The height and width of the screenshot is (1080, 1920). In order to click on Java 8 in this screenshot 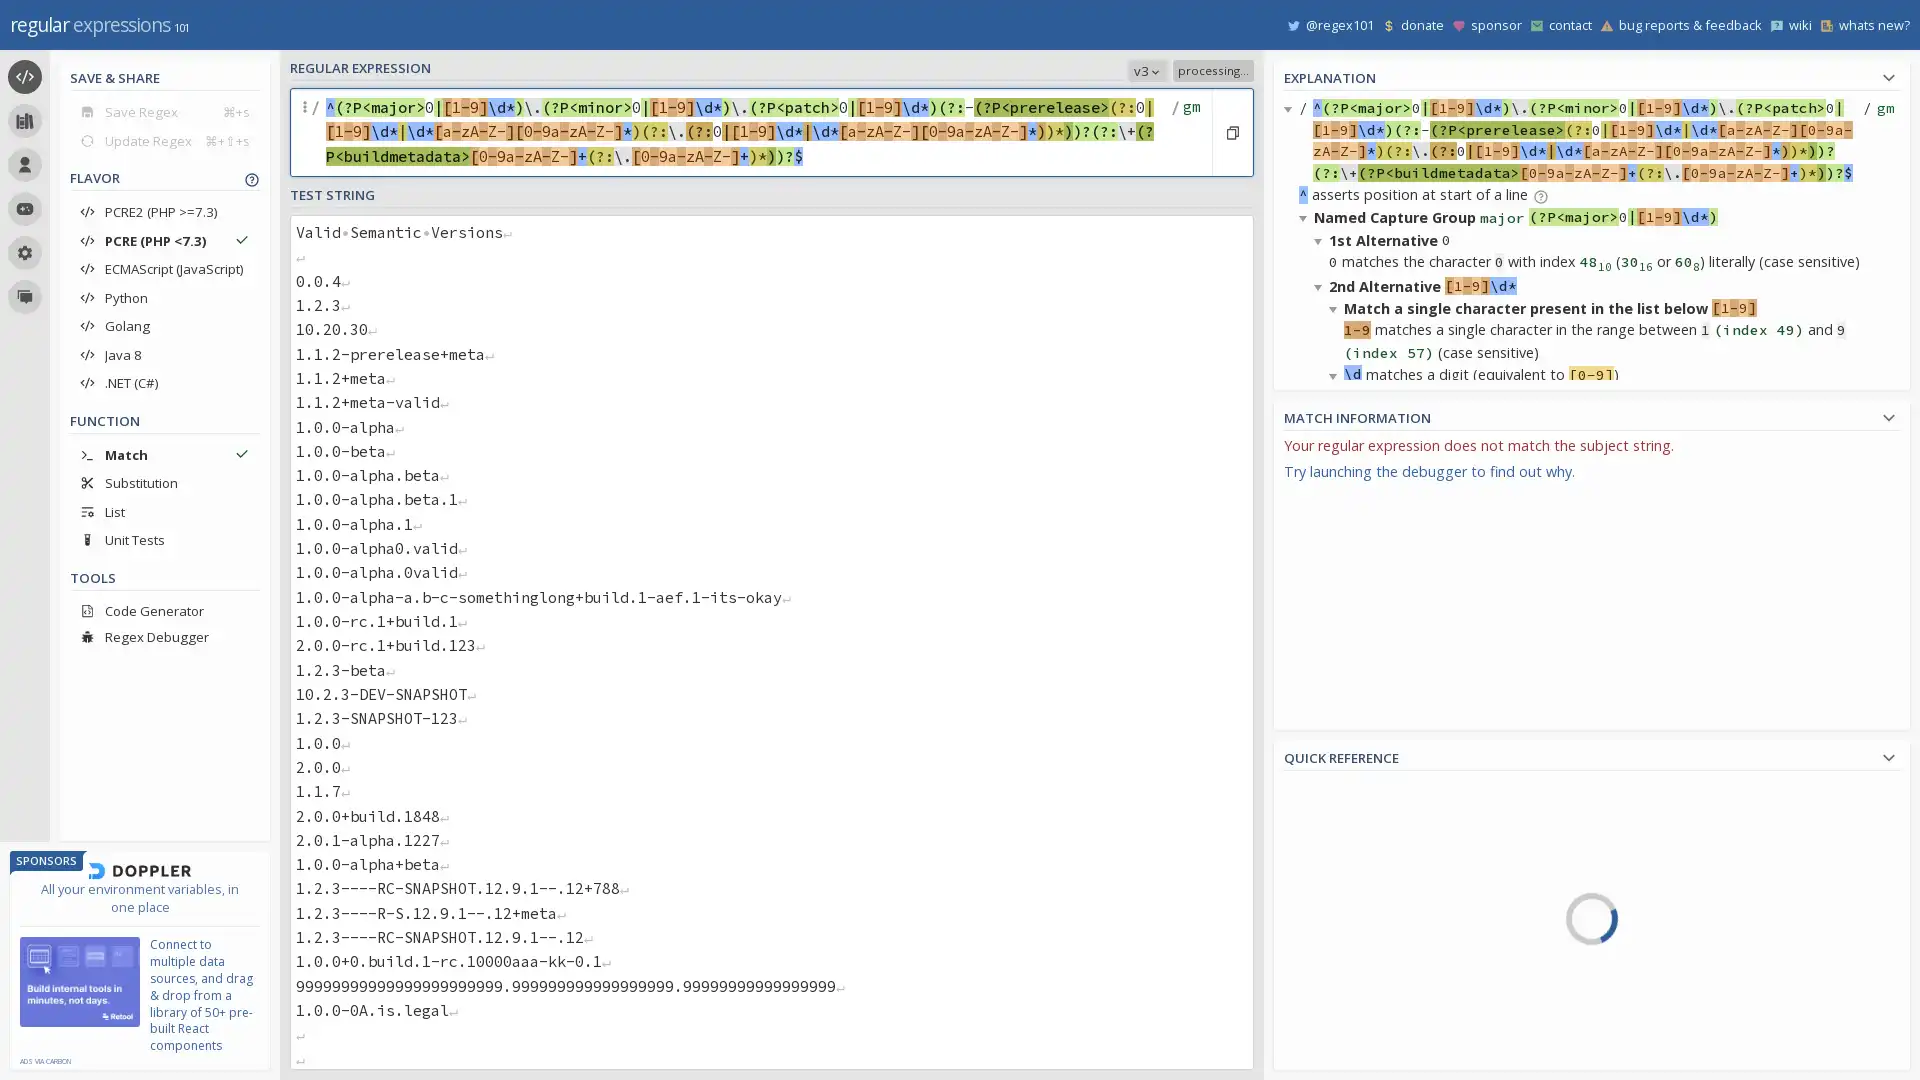, I will do `click(164, 353)`.